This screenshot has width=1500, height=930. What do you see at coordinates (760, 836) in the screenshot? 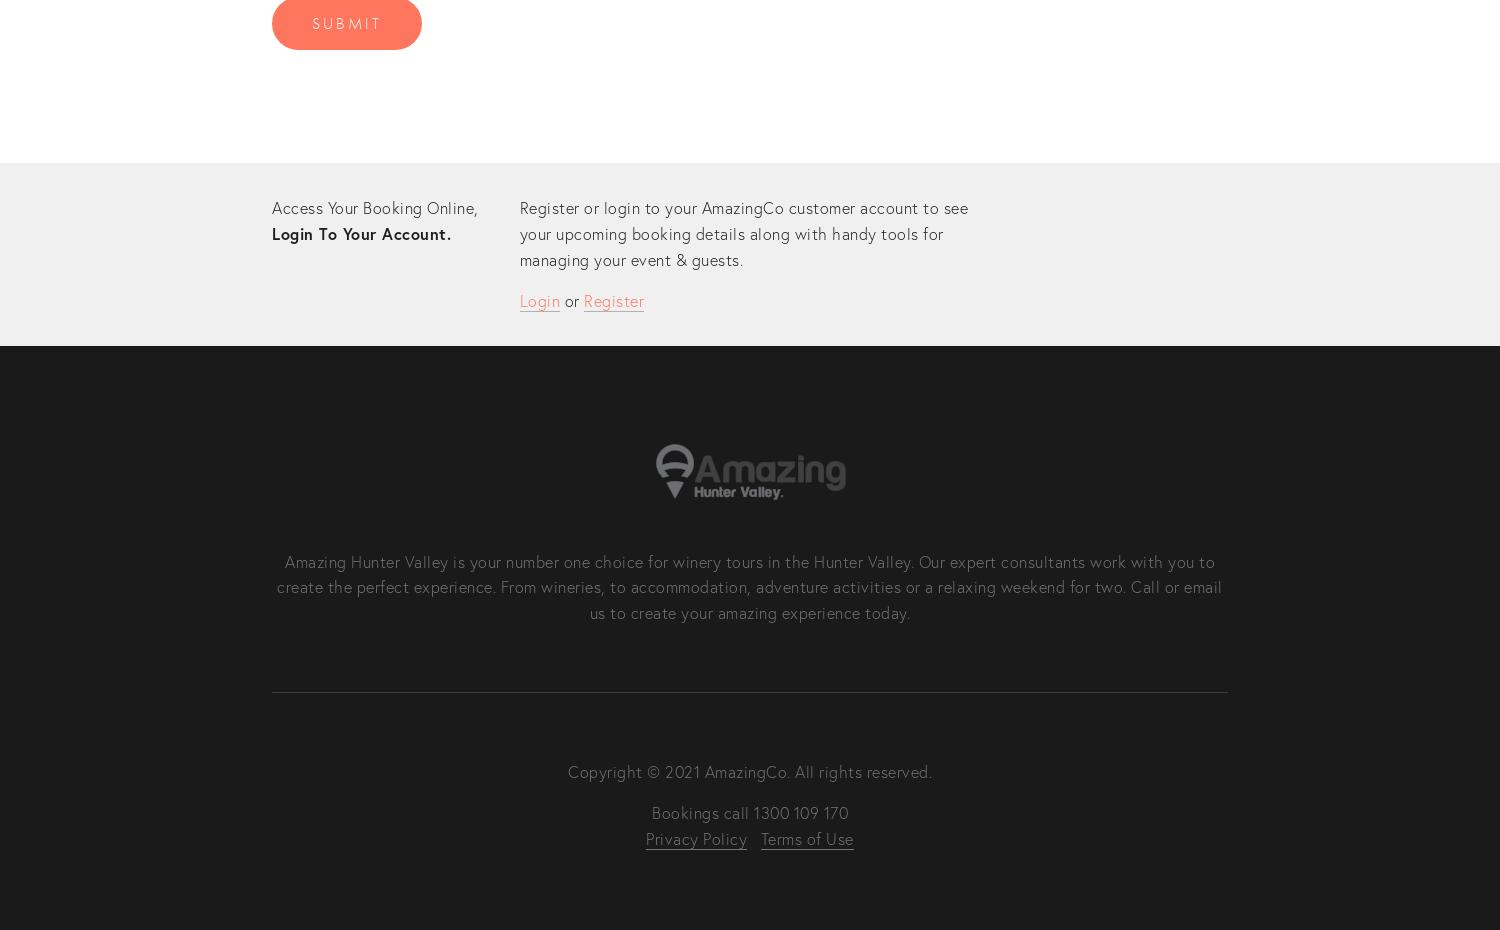
I see `'Terms of Use'` at bounding box center [760, 836].